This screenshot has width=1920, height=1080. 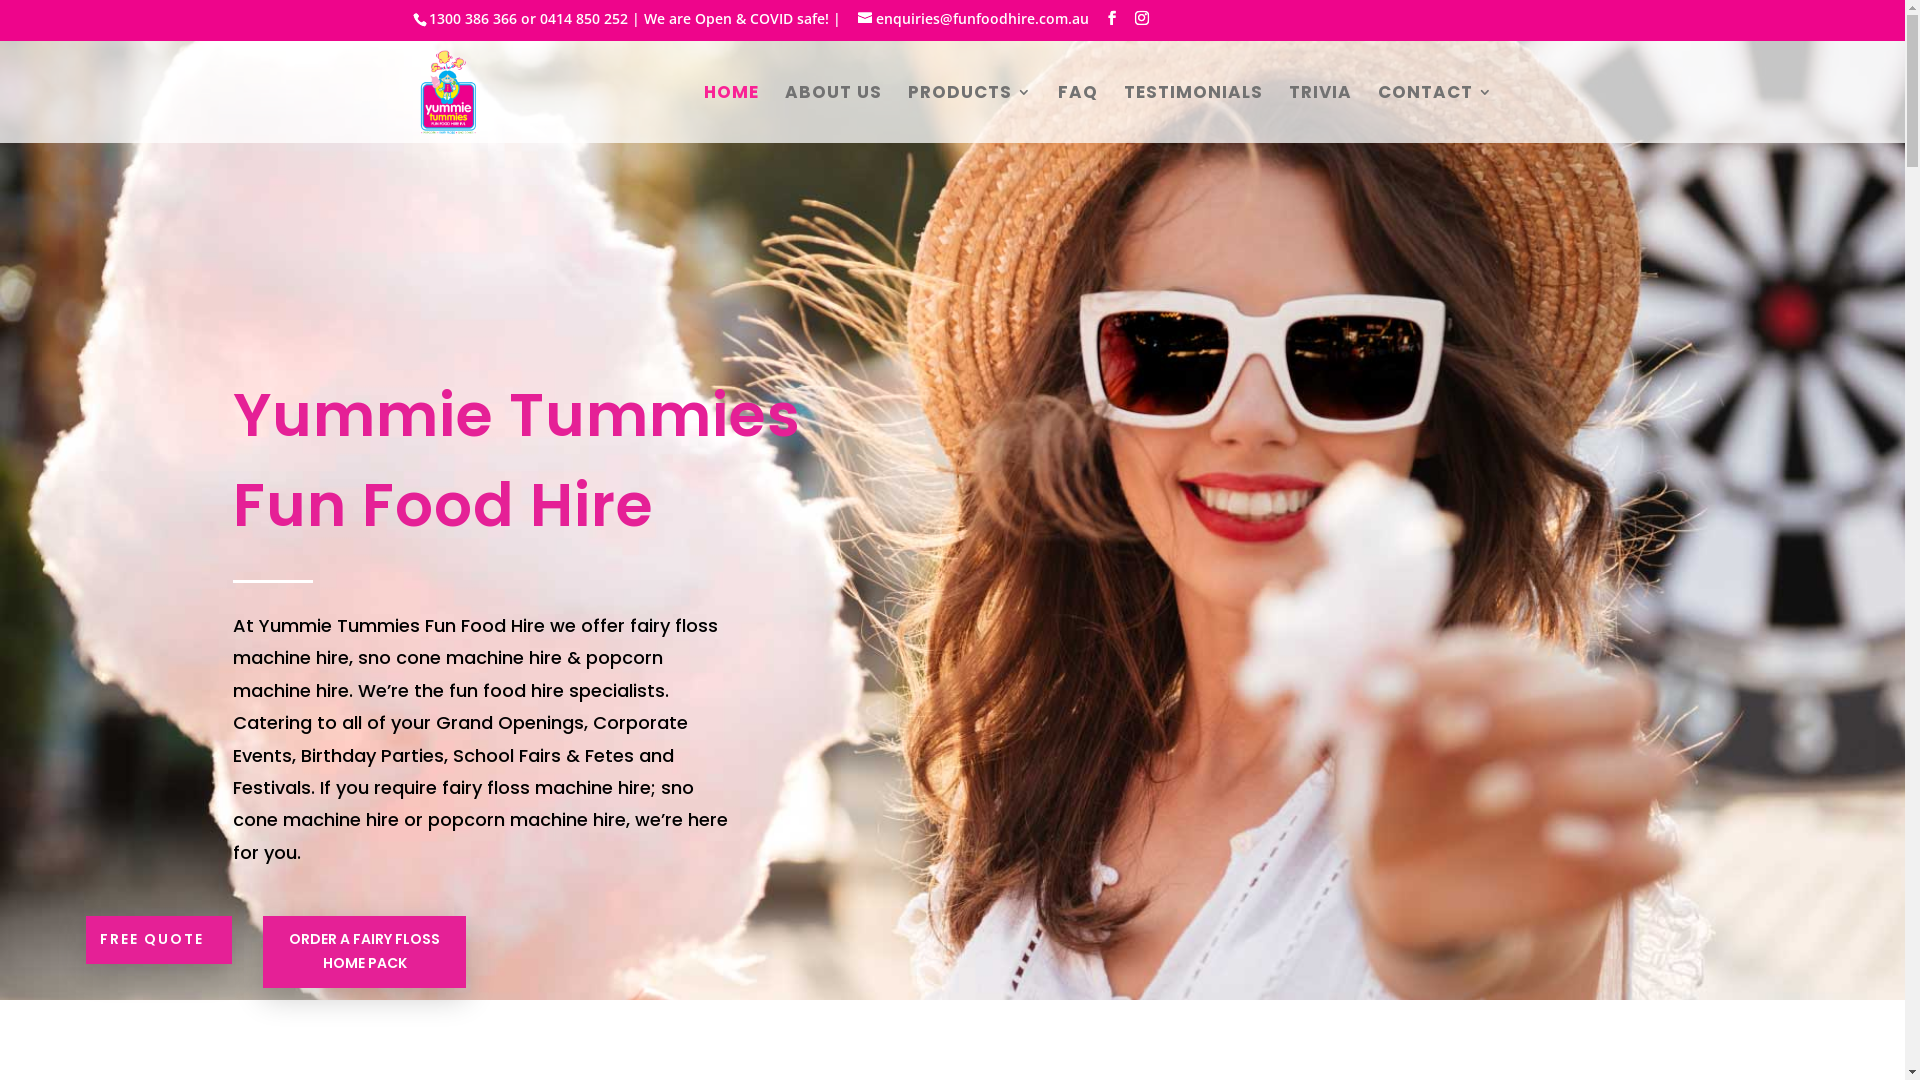 What do you see at coordinates (1434, 114) in the screenshot?
I see `'CONTACT'` at bounding box center [1434, 114].